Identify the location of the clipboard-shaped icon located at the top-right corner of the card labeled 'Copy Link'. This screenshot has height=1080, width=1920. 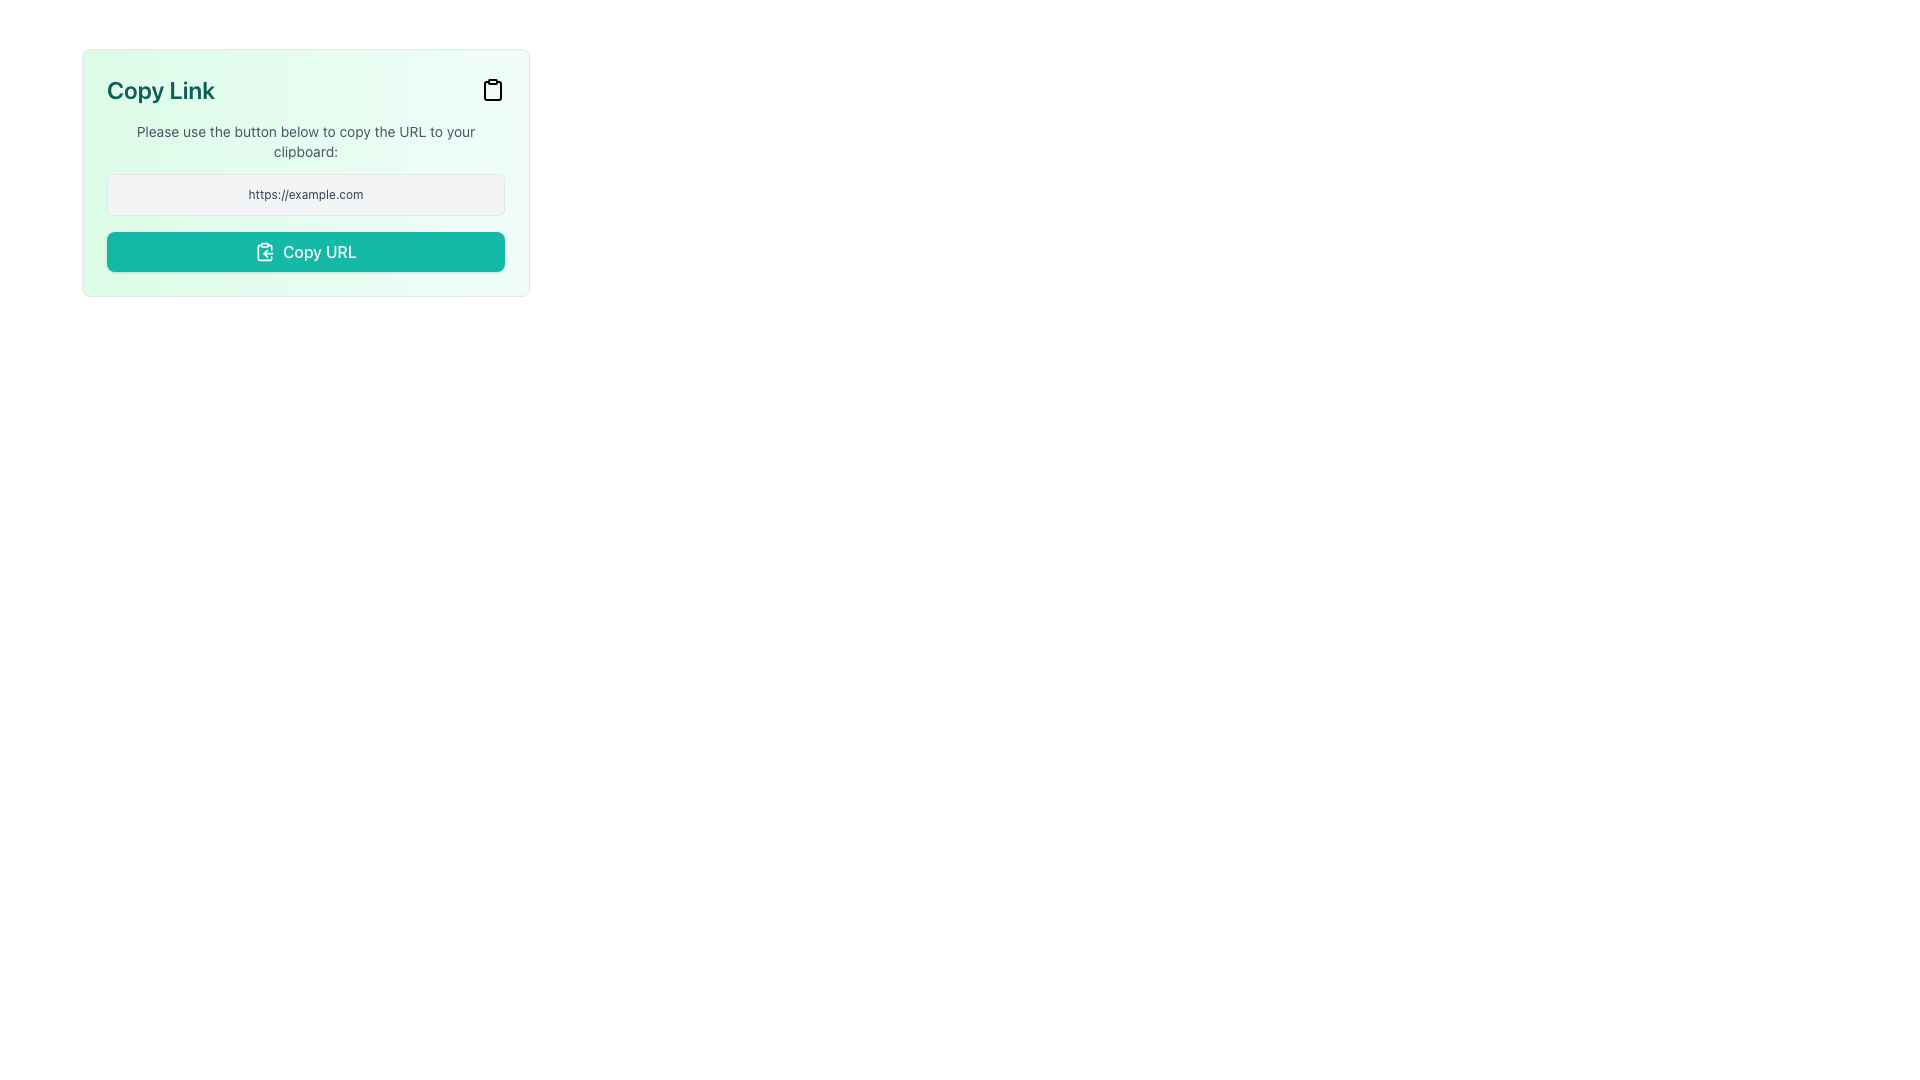
(493, 91).